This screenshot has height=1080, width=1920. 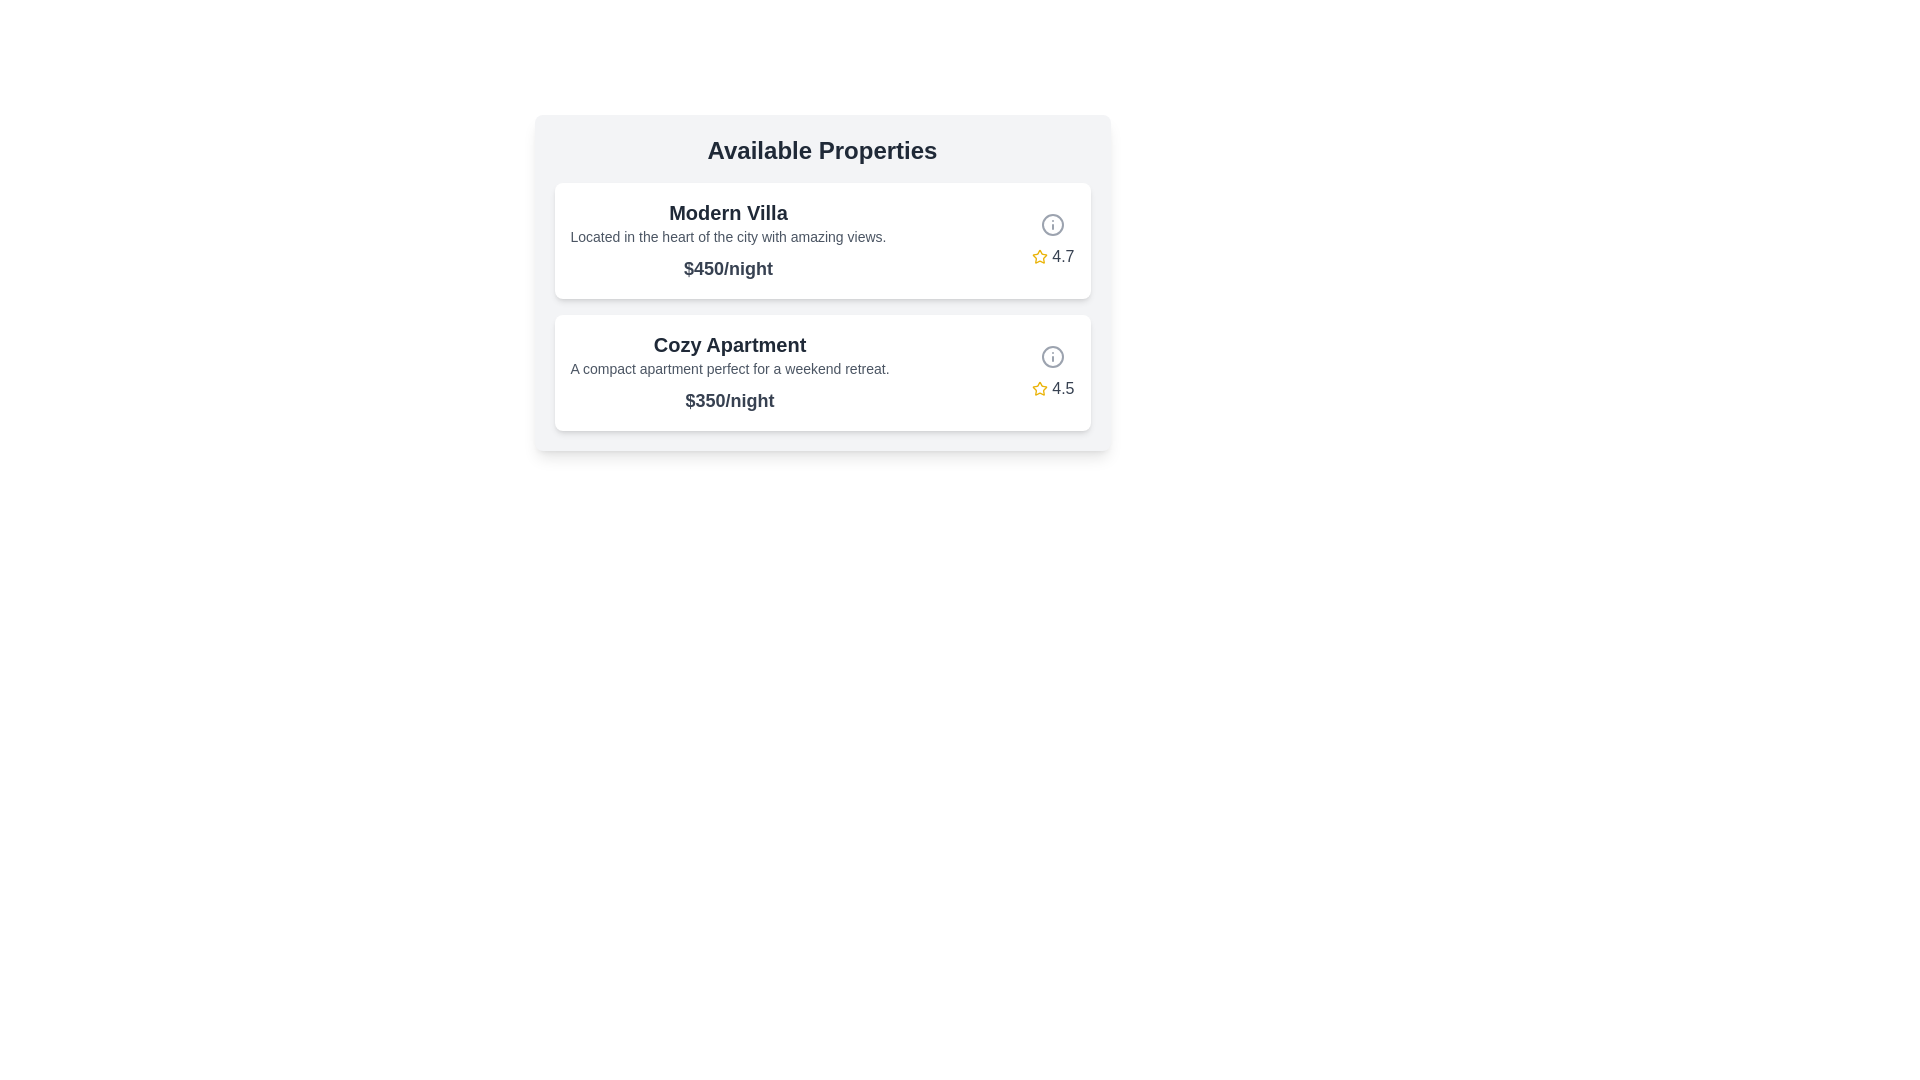 What do you see at coordinates (1040, 389) in the screenshot?
I see `the yellow five-pointed star icon representing the rating indicator next to the rating value '4.5' in the second card labeled 'Cozy Apartment'` at bounding box center [1040, 389].